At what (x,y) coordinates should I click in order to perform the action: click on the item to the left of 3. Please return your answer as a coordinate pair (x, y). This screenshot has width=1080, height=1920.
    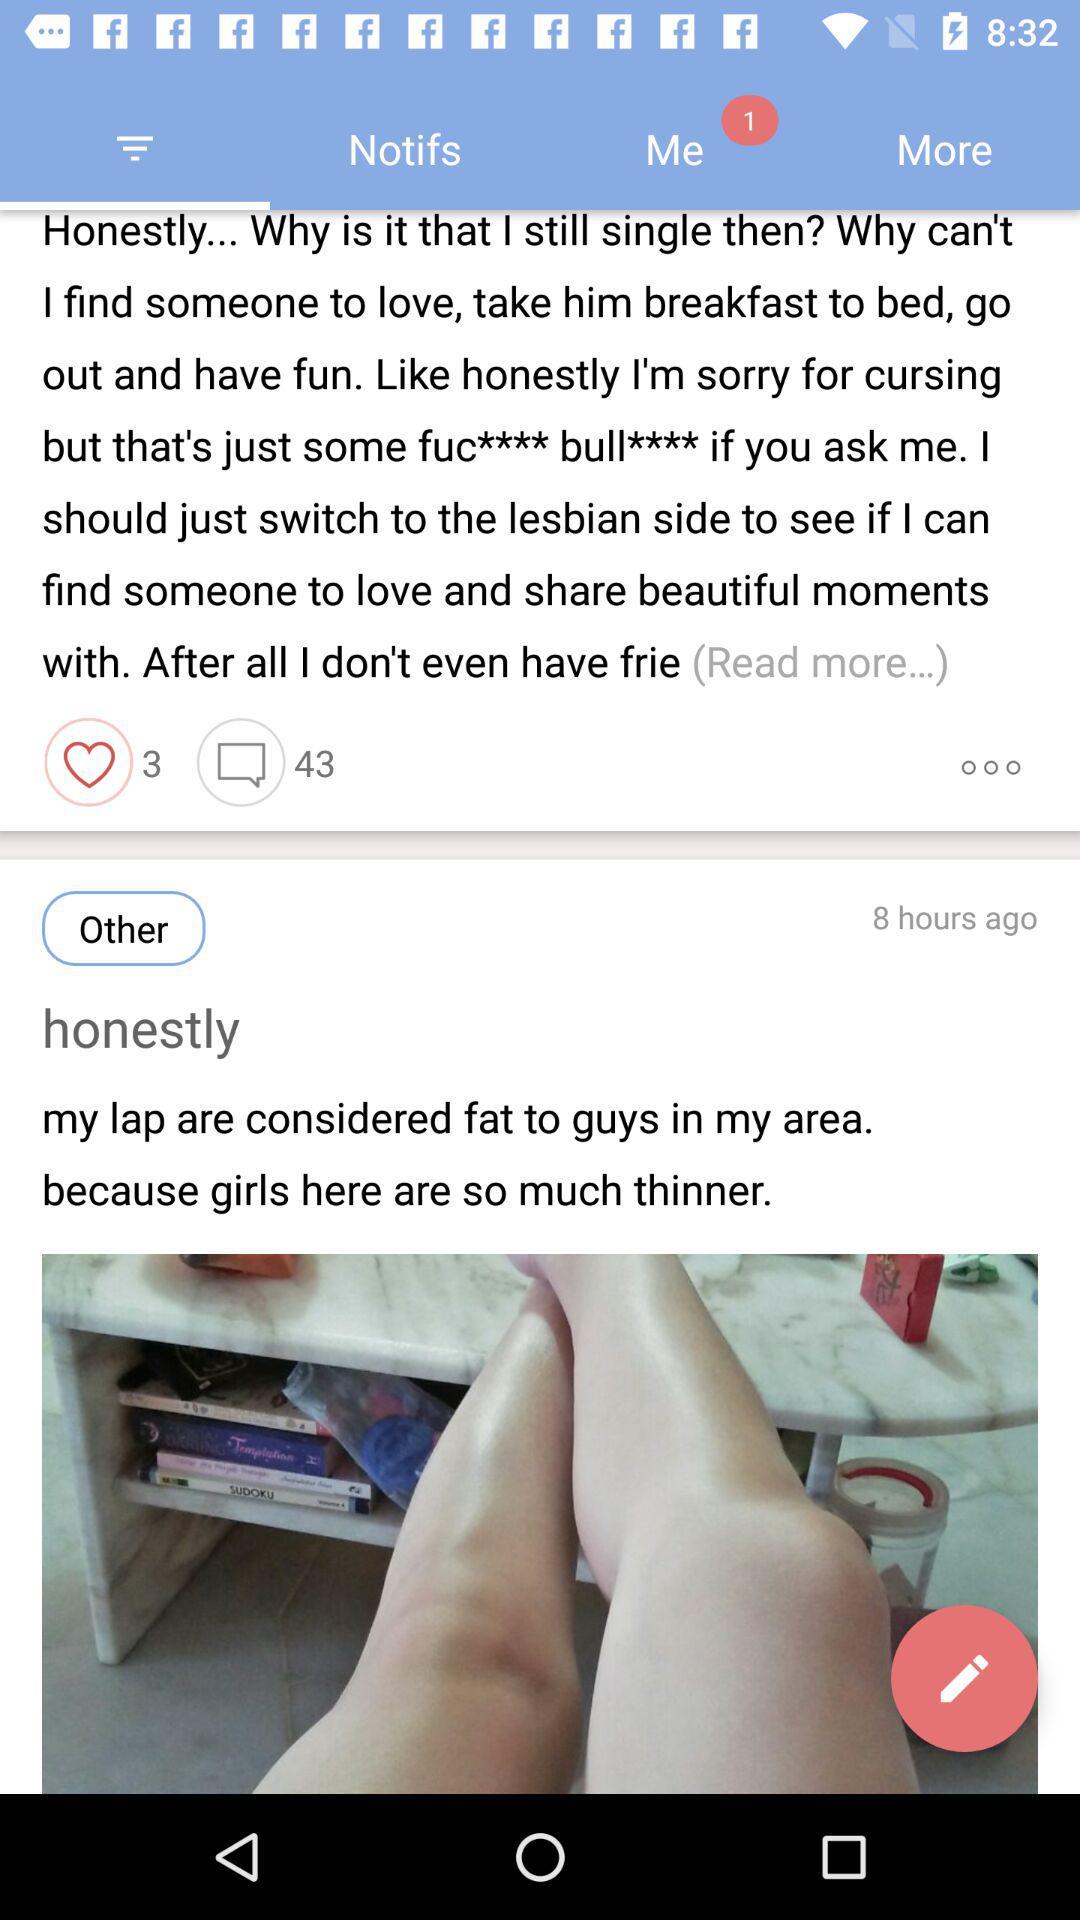
    Looking at the image, I should click on (88, 761).